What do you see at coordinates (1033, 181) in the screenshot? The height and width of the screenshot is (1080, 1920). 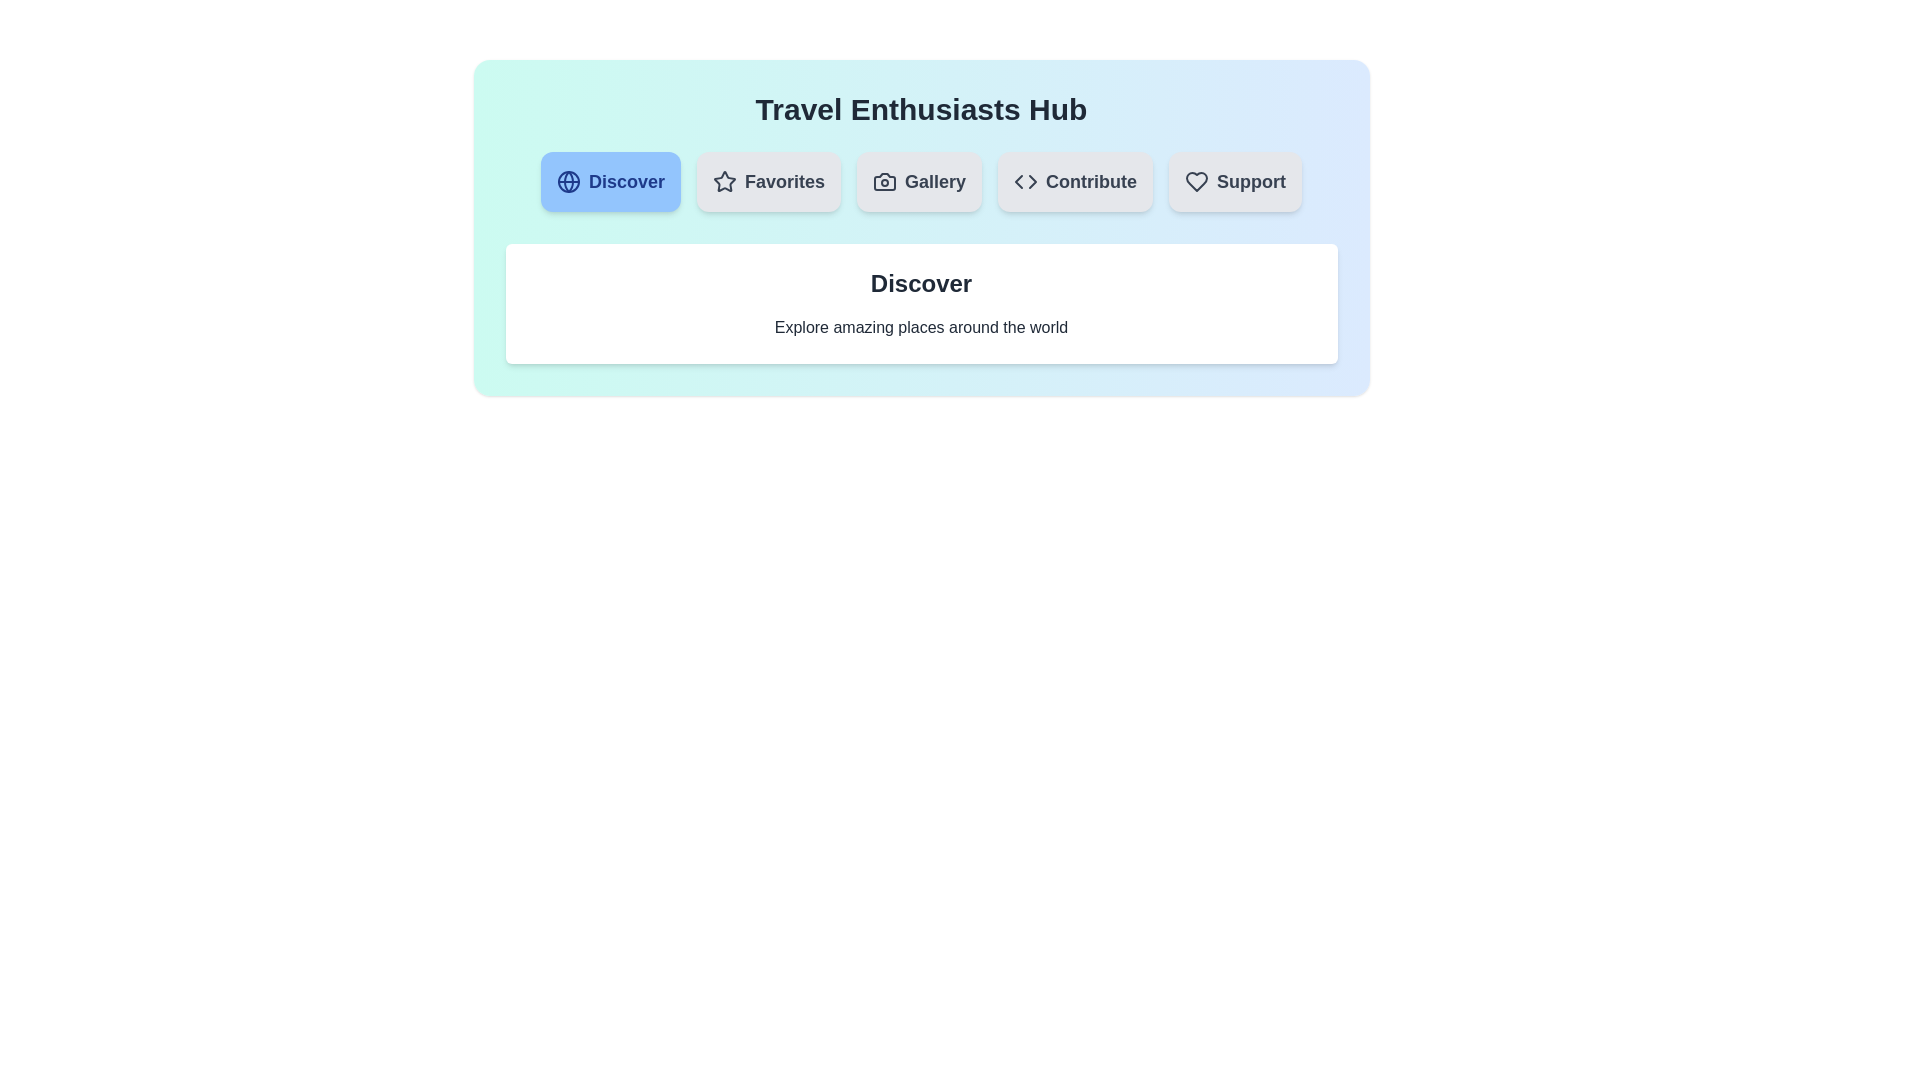 I see `right-pointing arrowhead icon within the 'Contribute' button on the menu bar for developer actions` at bounding box center [1033, 181].